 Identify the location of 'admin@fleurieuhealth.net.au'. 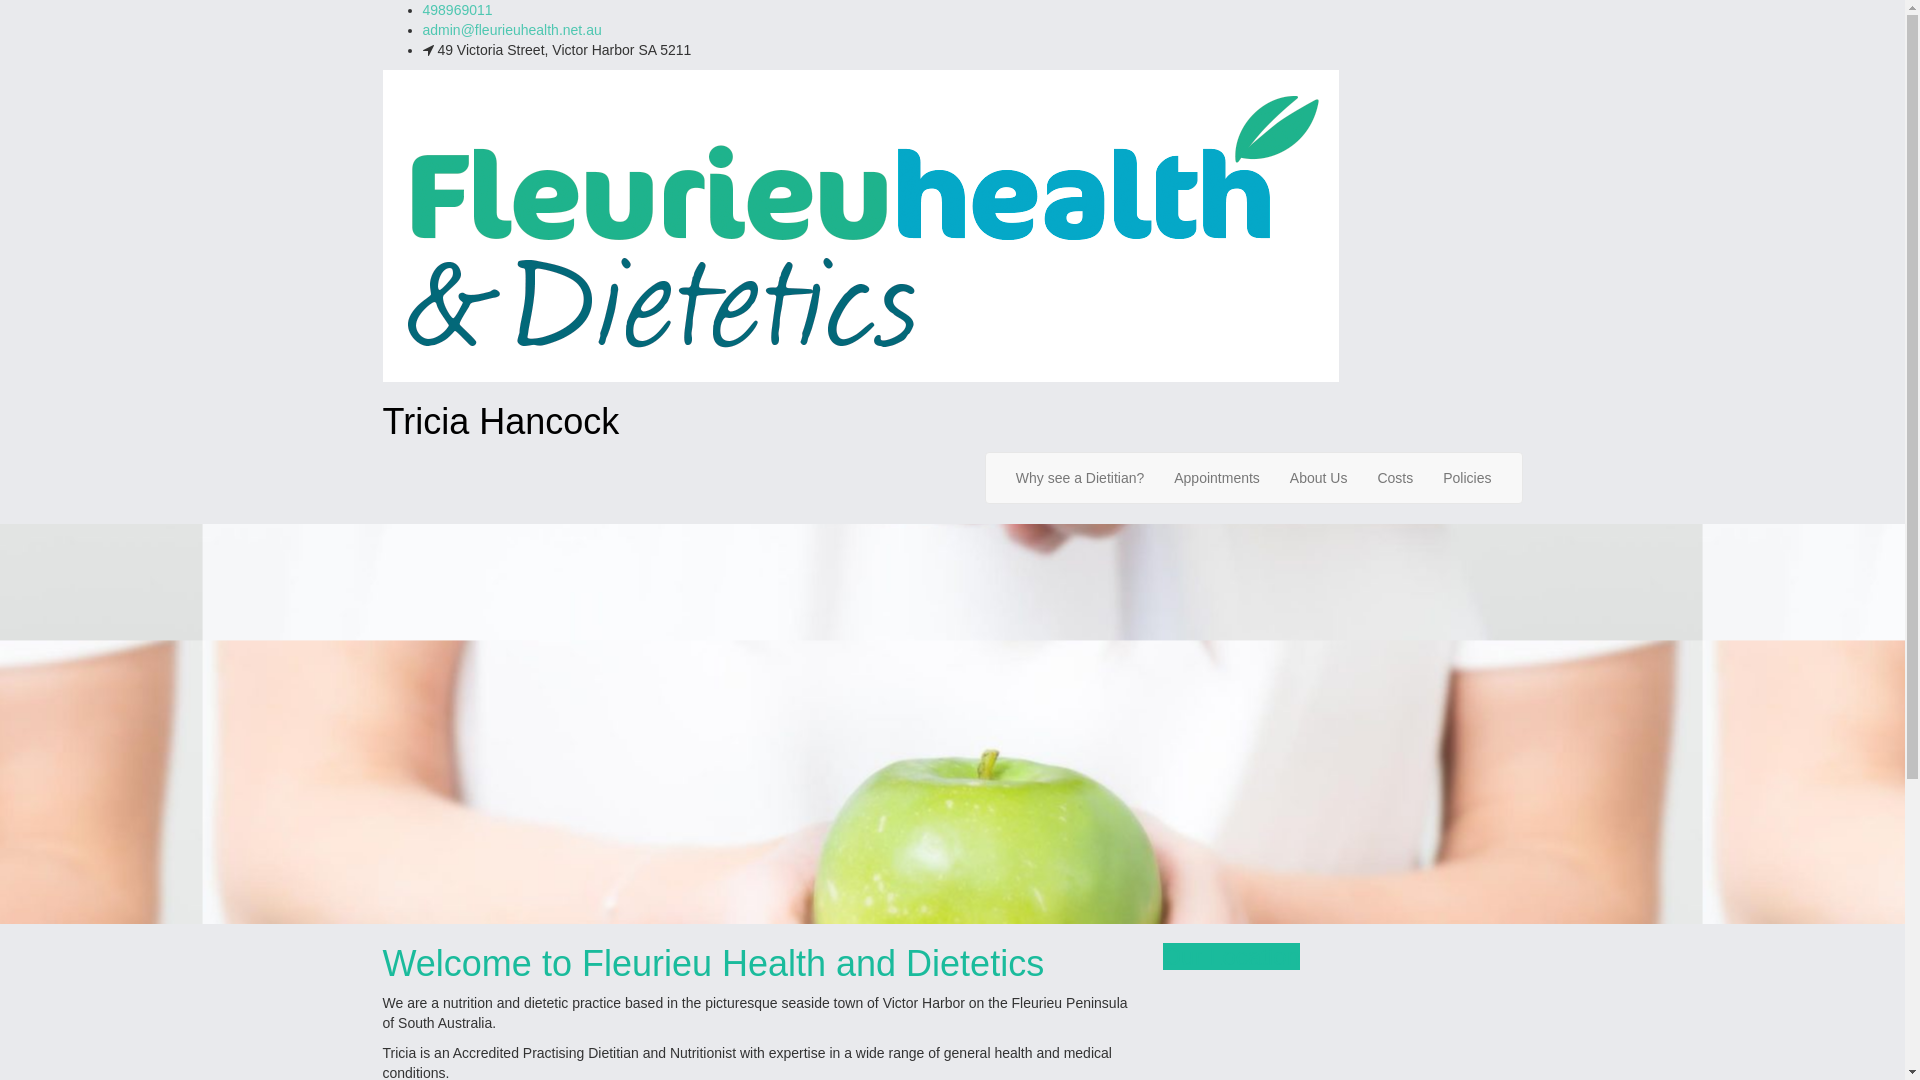
(511, 30).